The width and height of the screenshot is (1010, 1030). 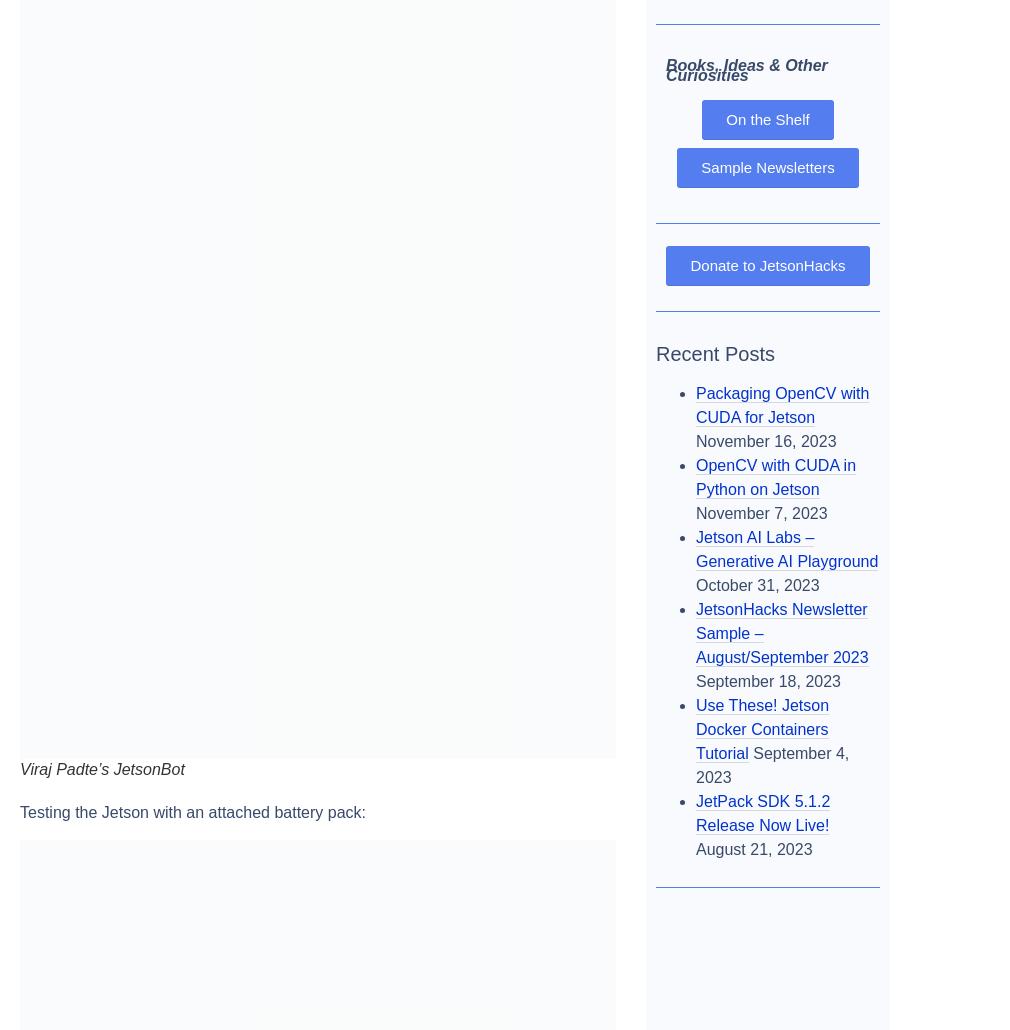 I want to click on 'November 16, 2023', so click(x=765, y=439).